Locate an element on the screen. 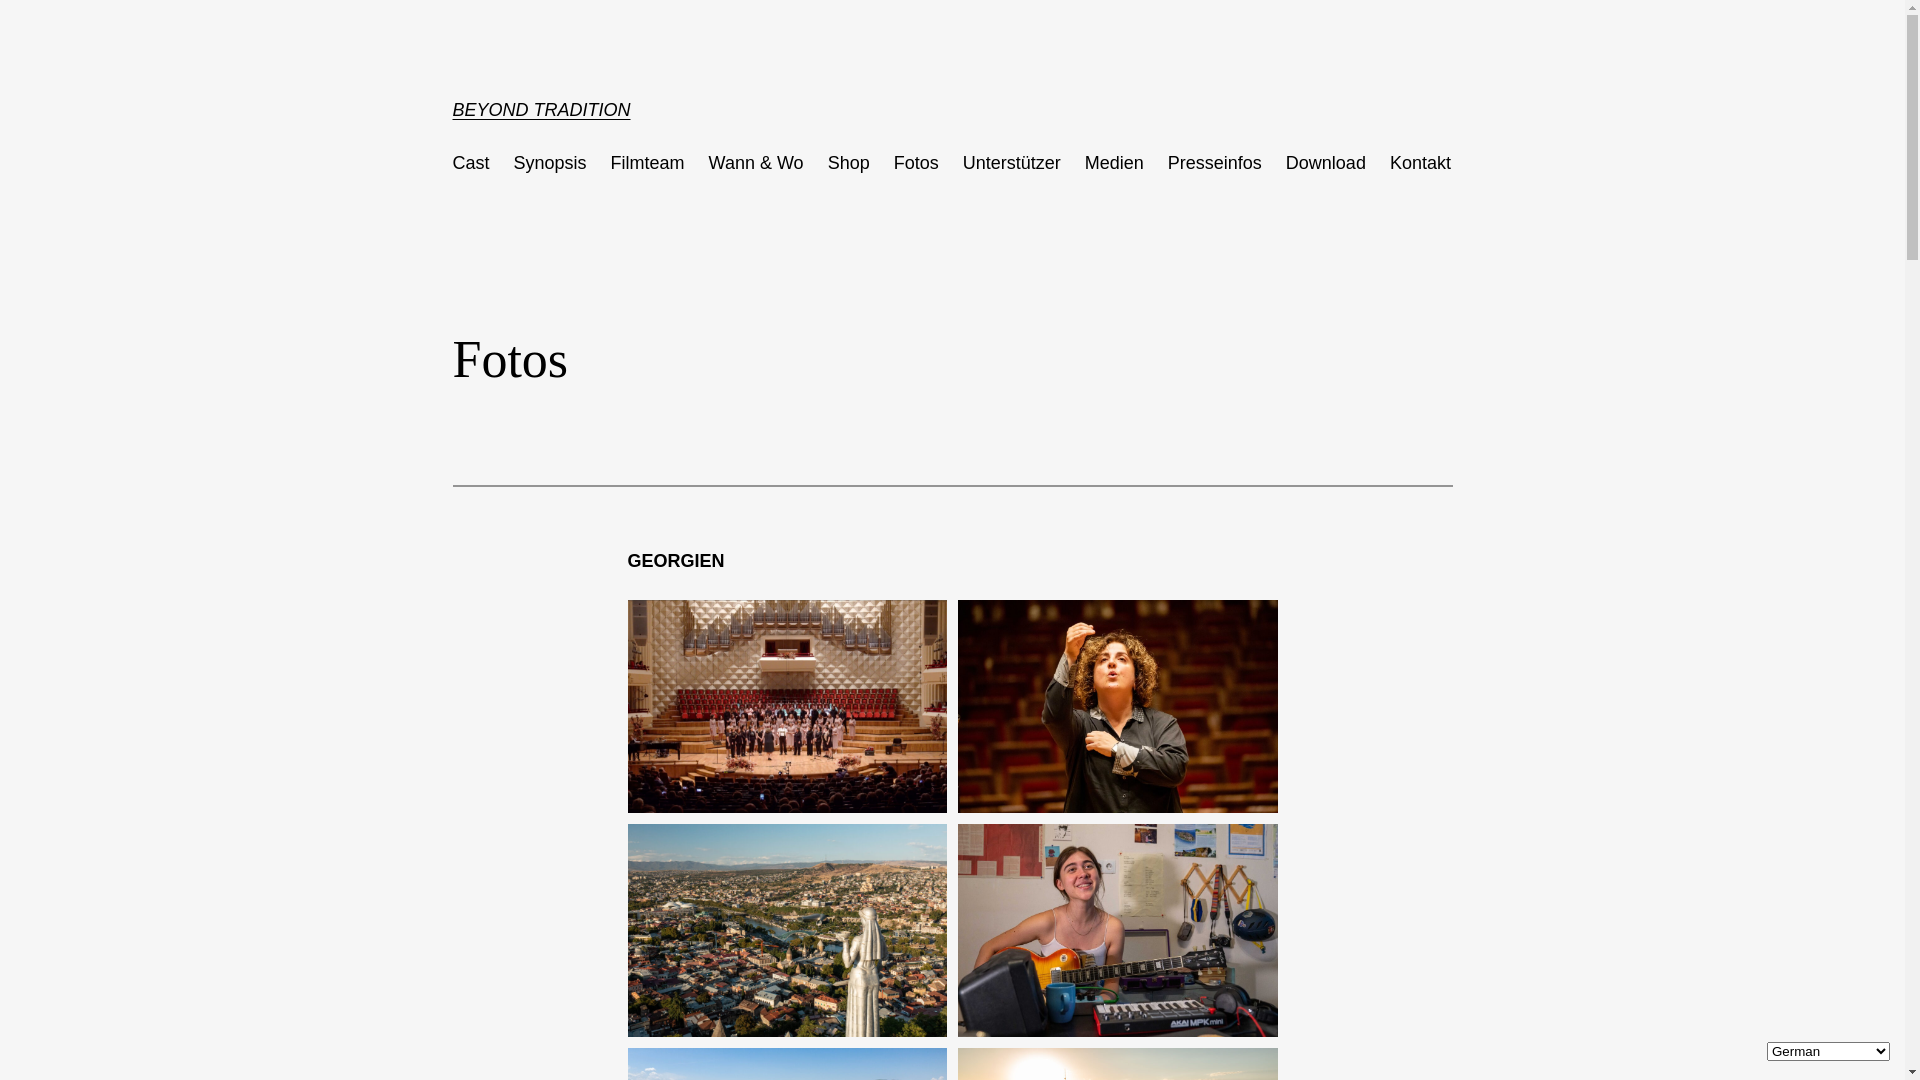  'Wann & Wo' is located at coordinates (755, 162).